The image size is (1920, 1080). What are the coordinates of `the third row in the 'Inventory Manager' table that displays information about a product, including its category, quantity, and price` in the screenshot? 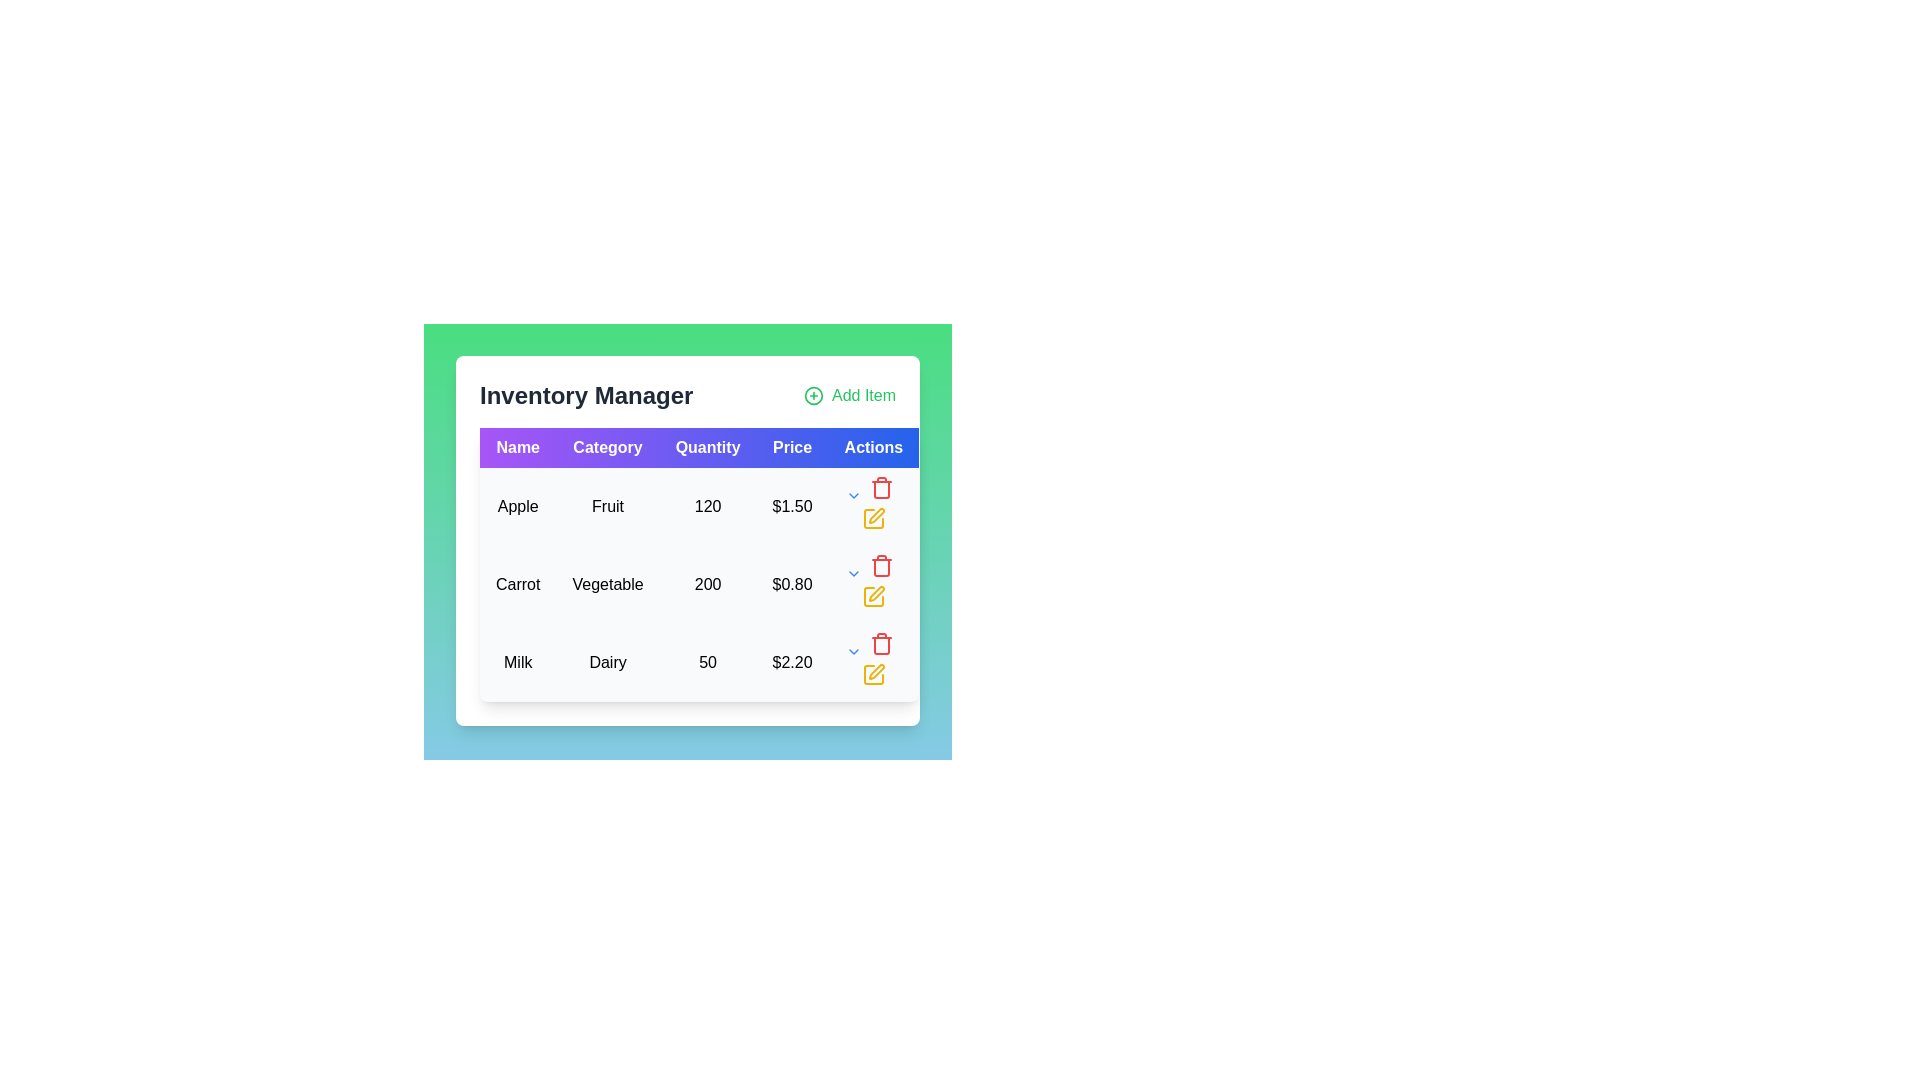 It's located at (699, 663).